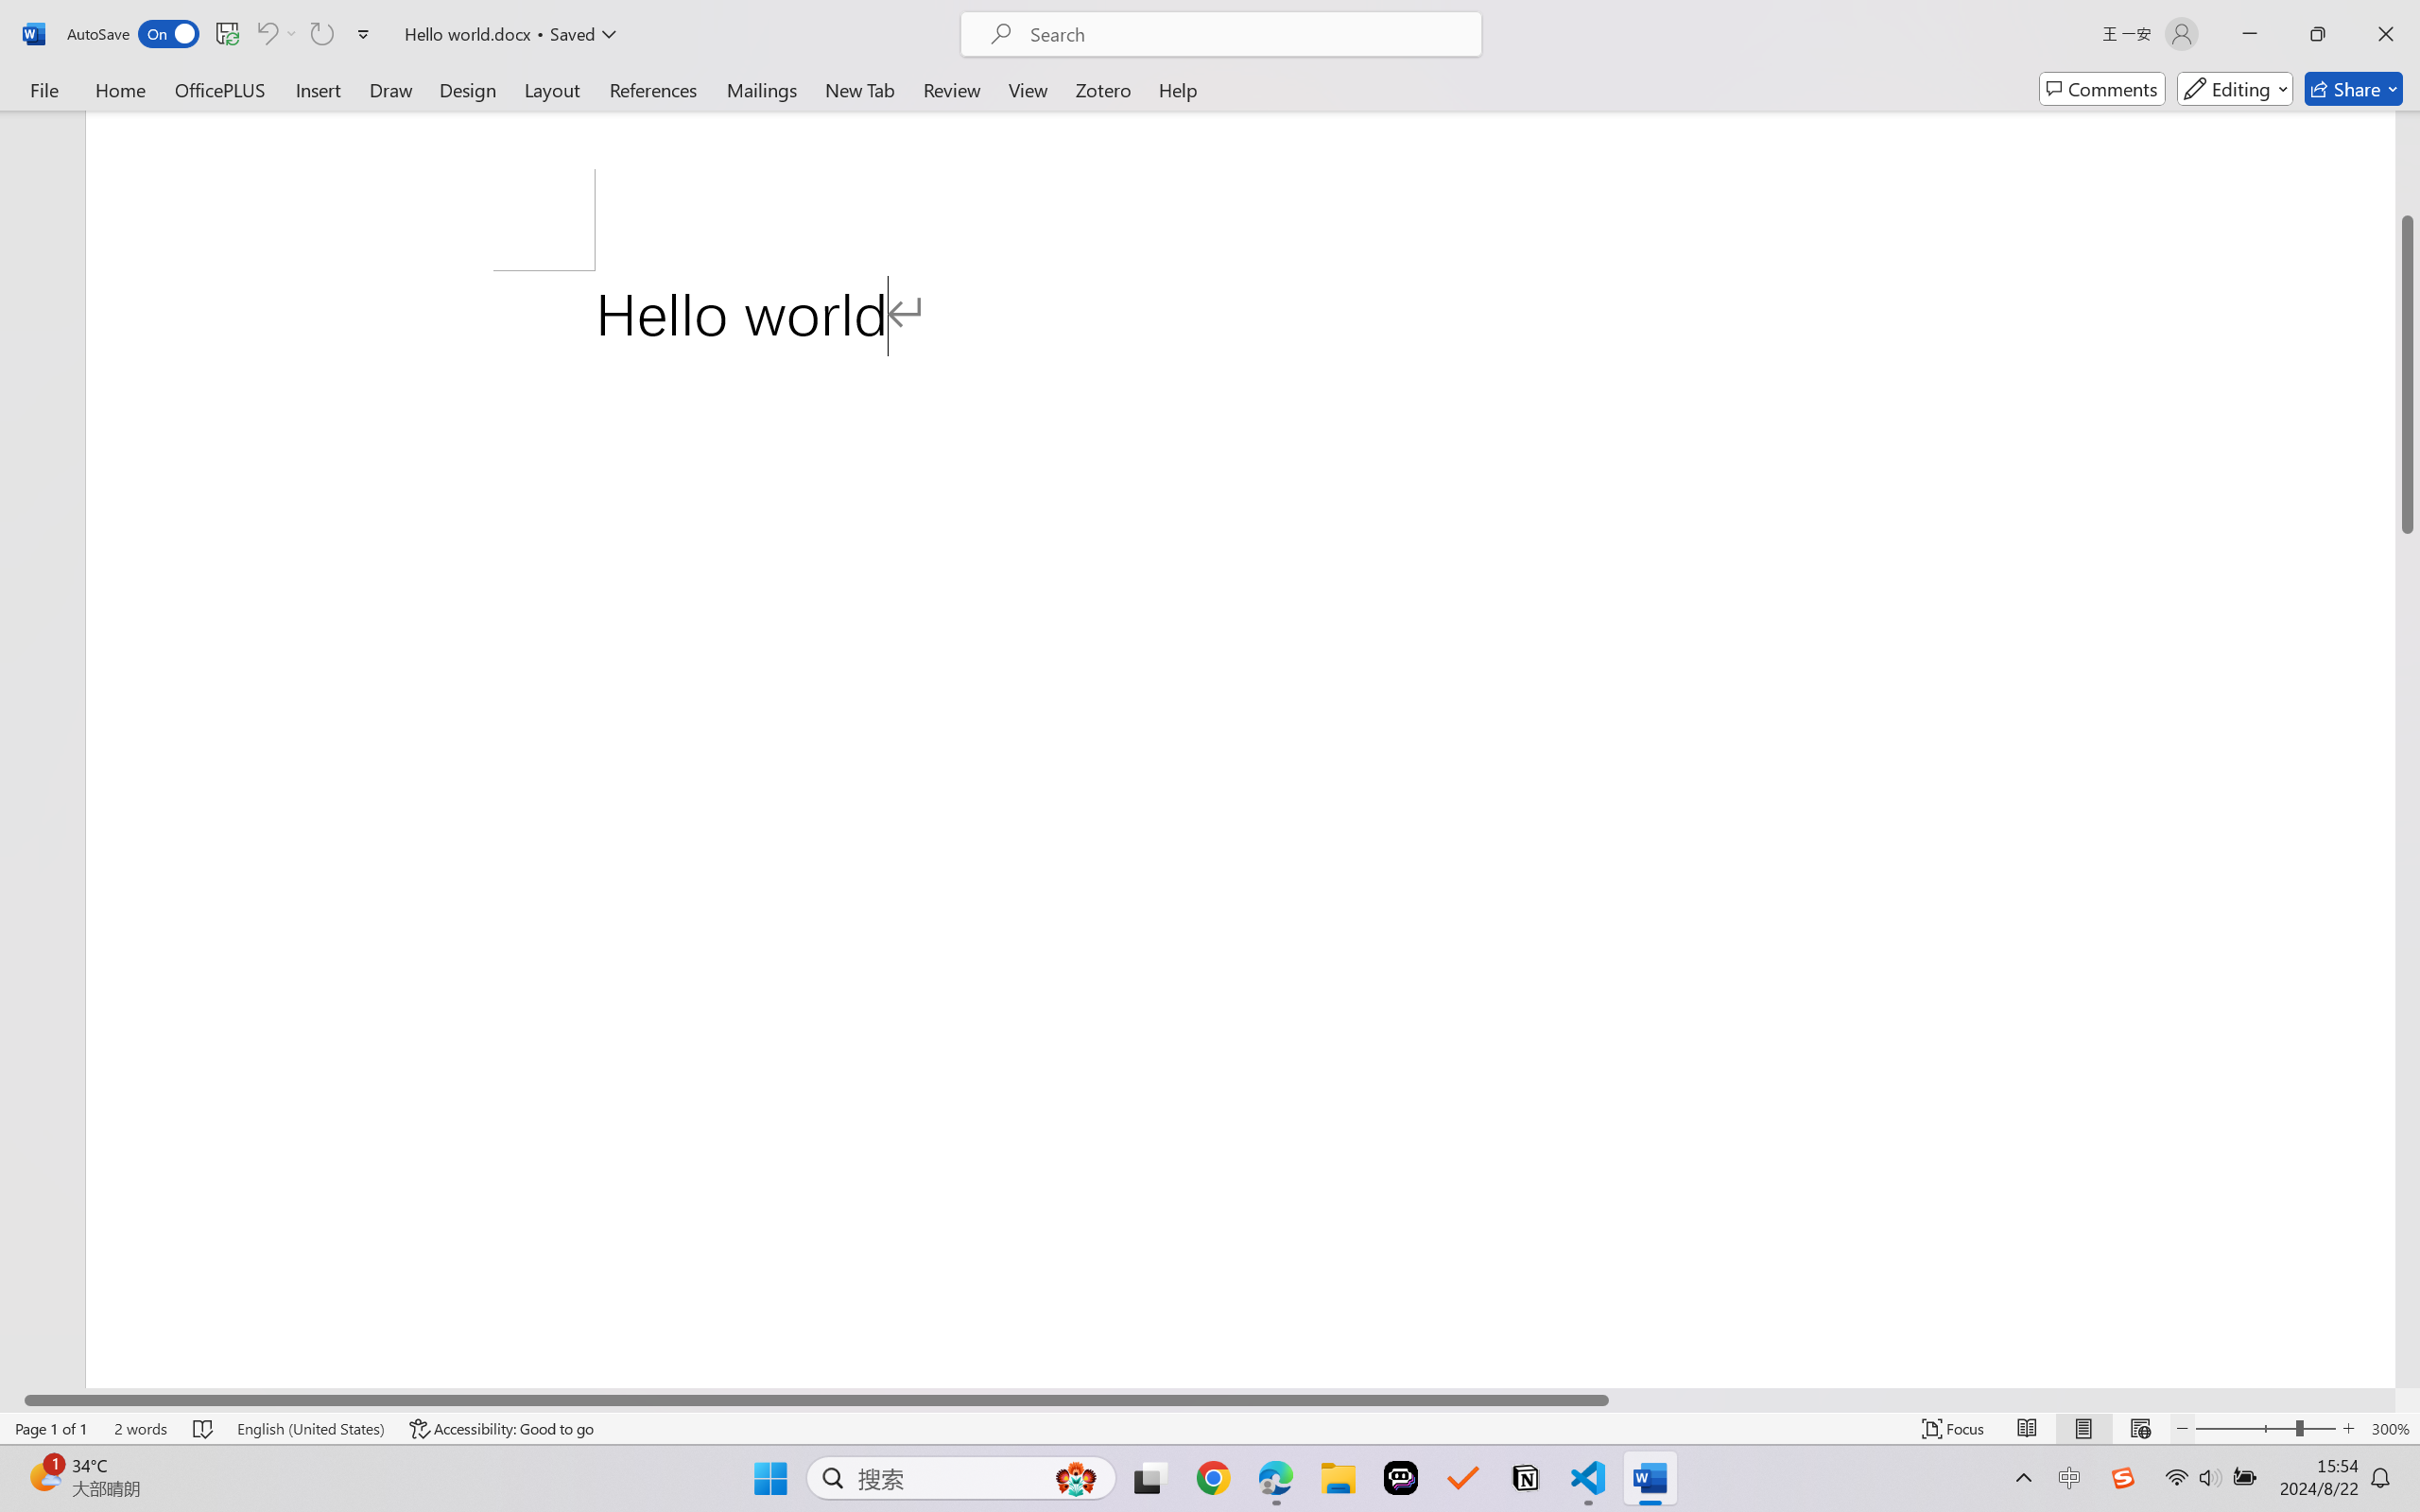 This screenshot has height=1512, width=2420. What do you see at coordinates (2122, 1478) in the screenshot?
I see `'Class: Image'` at bounding box center [2122, 1478].